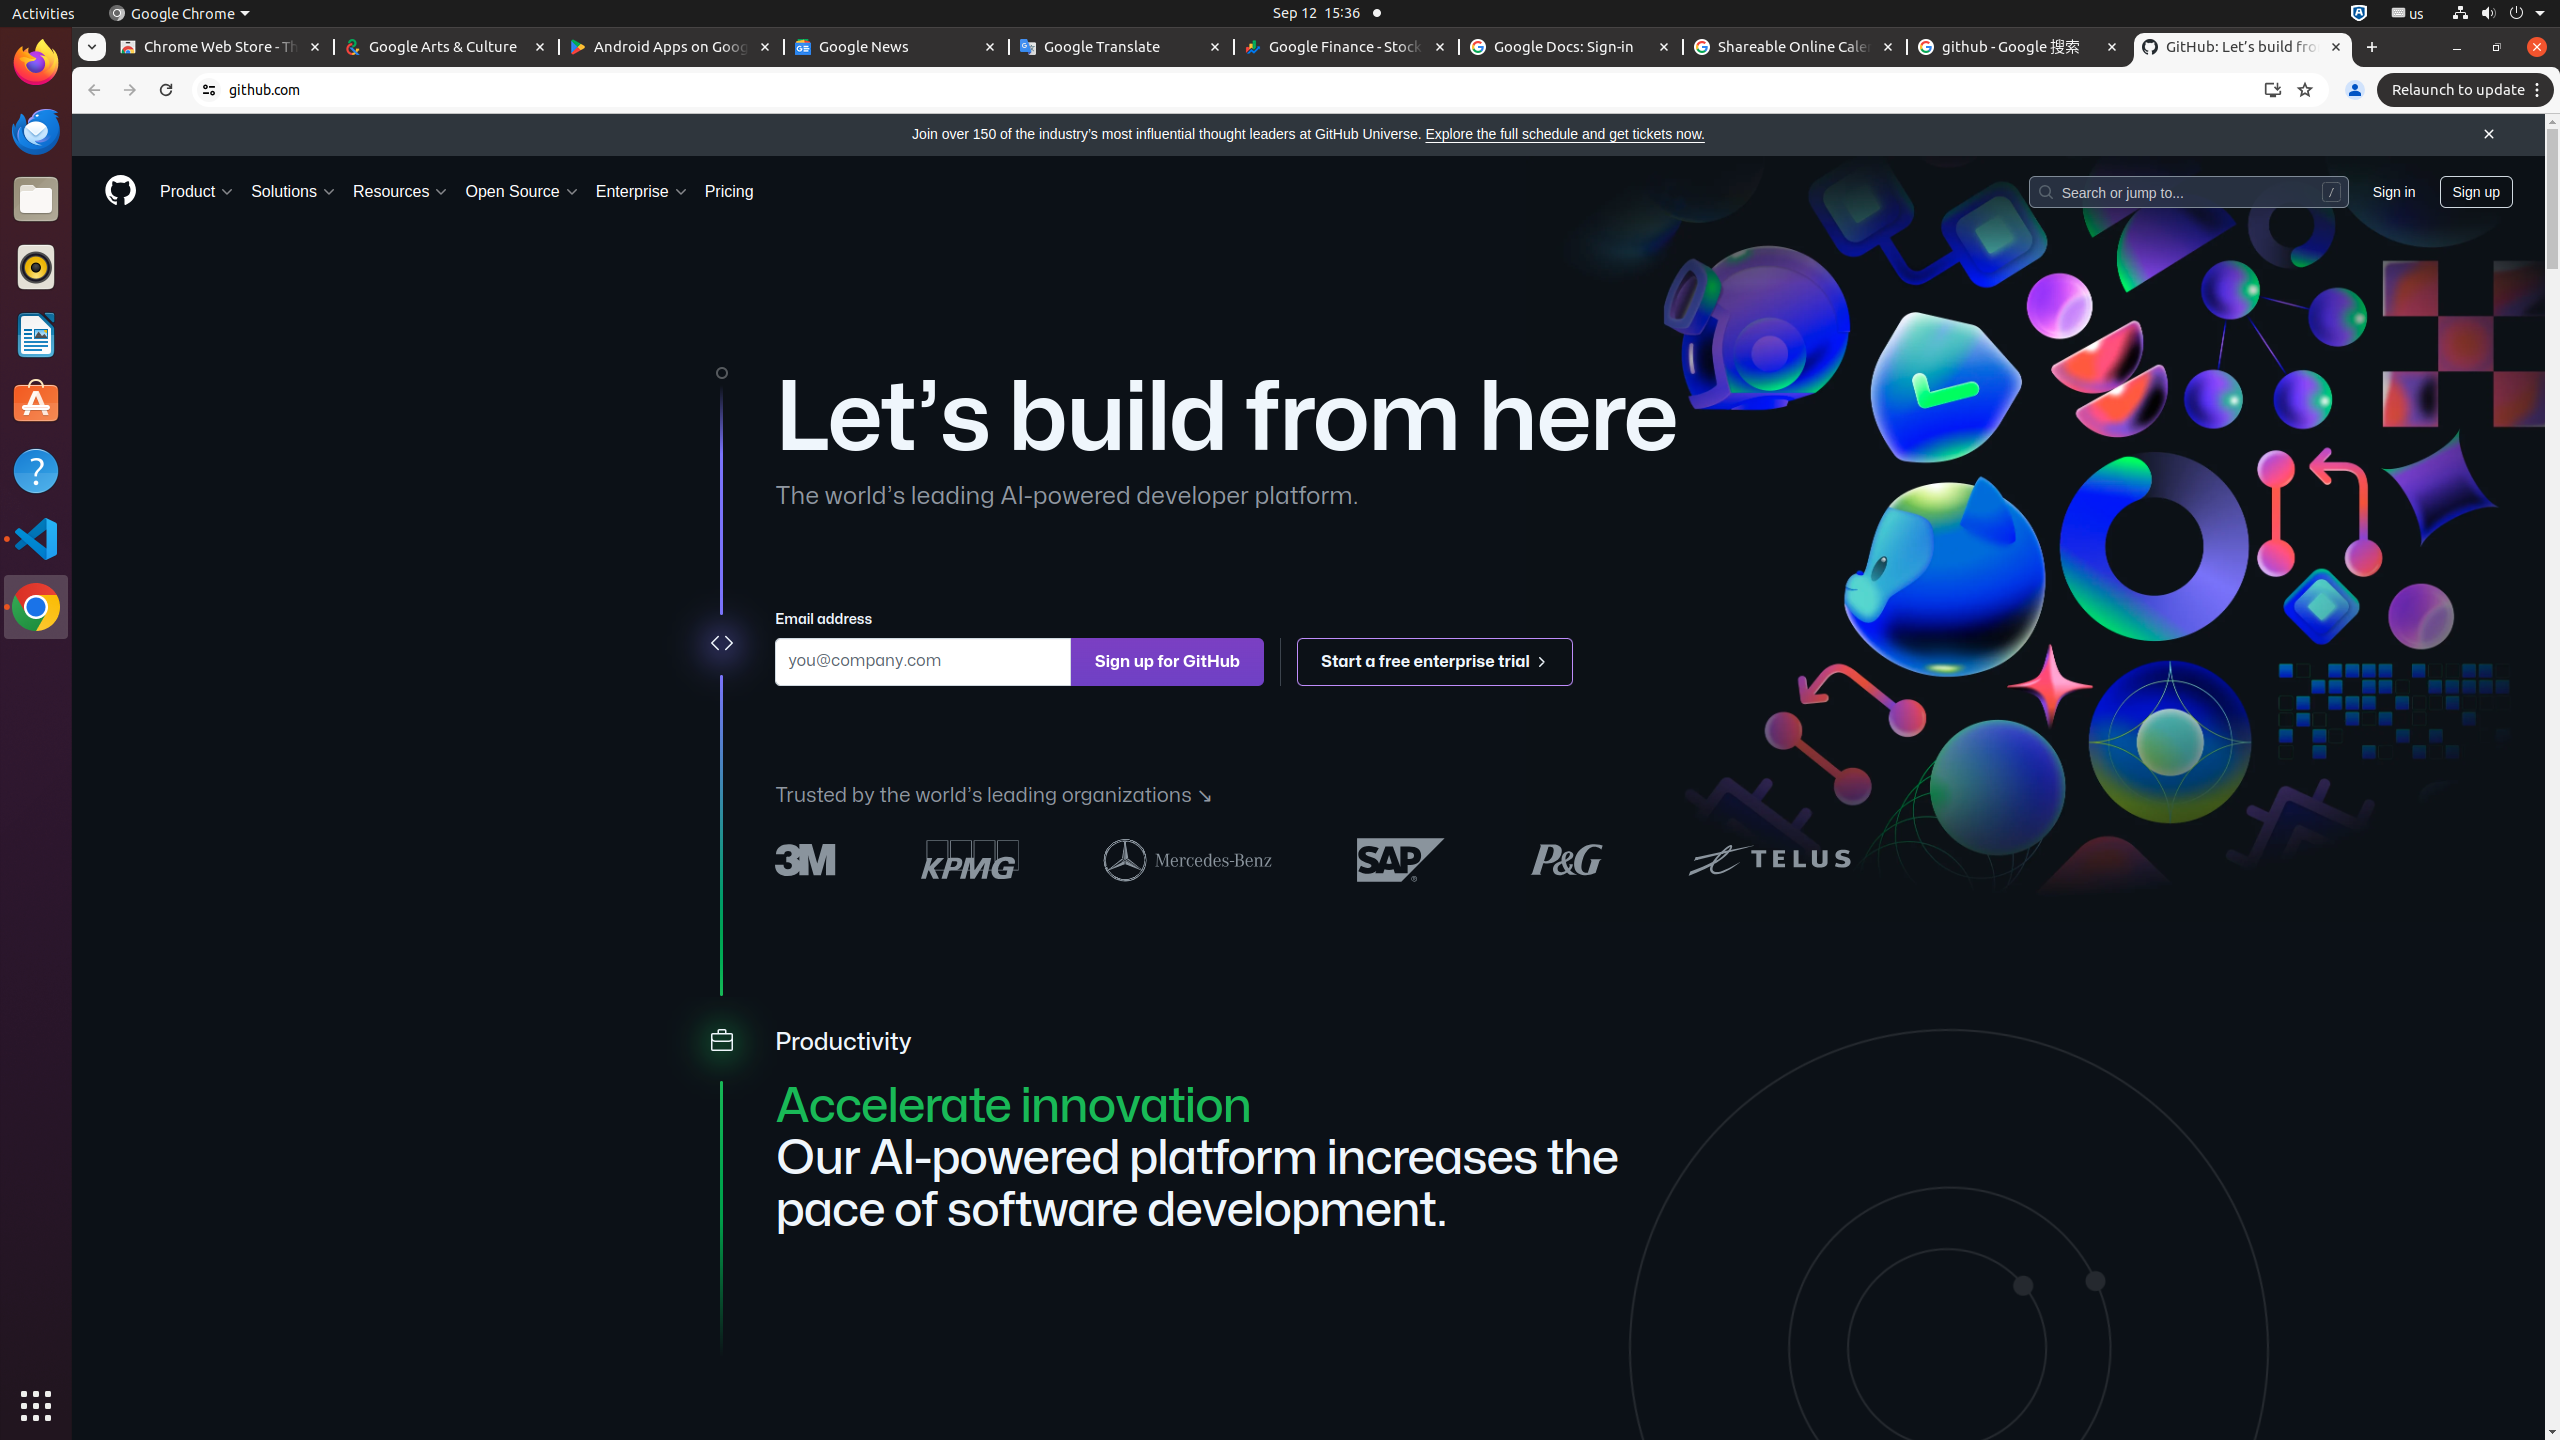  I want to click on 'Sign up for GitHub', so click(1166, 660).